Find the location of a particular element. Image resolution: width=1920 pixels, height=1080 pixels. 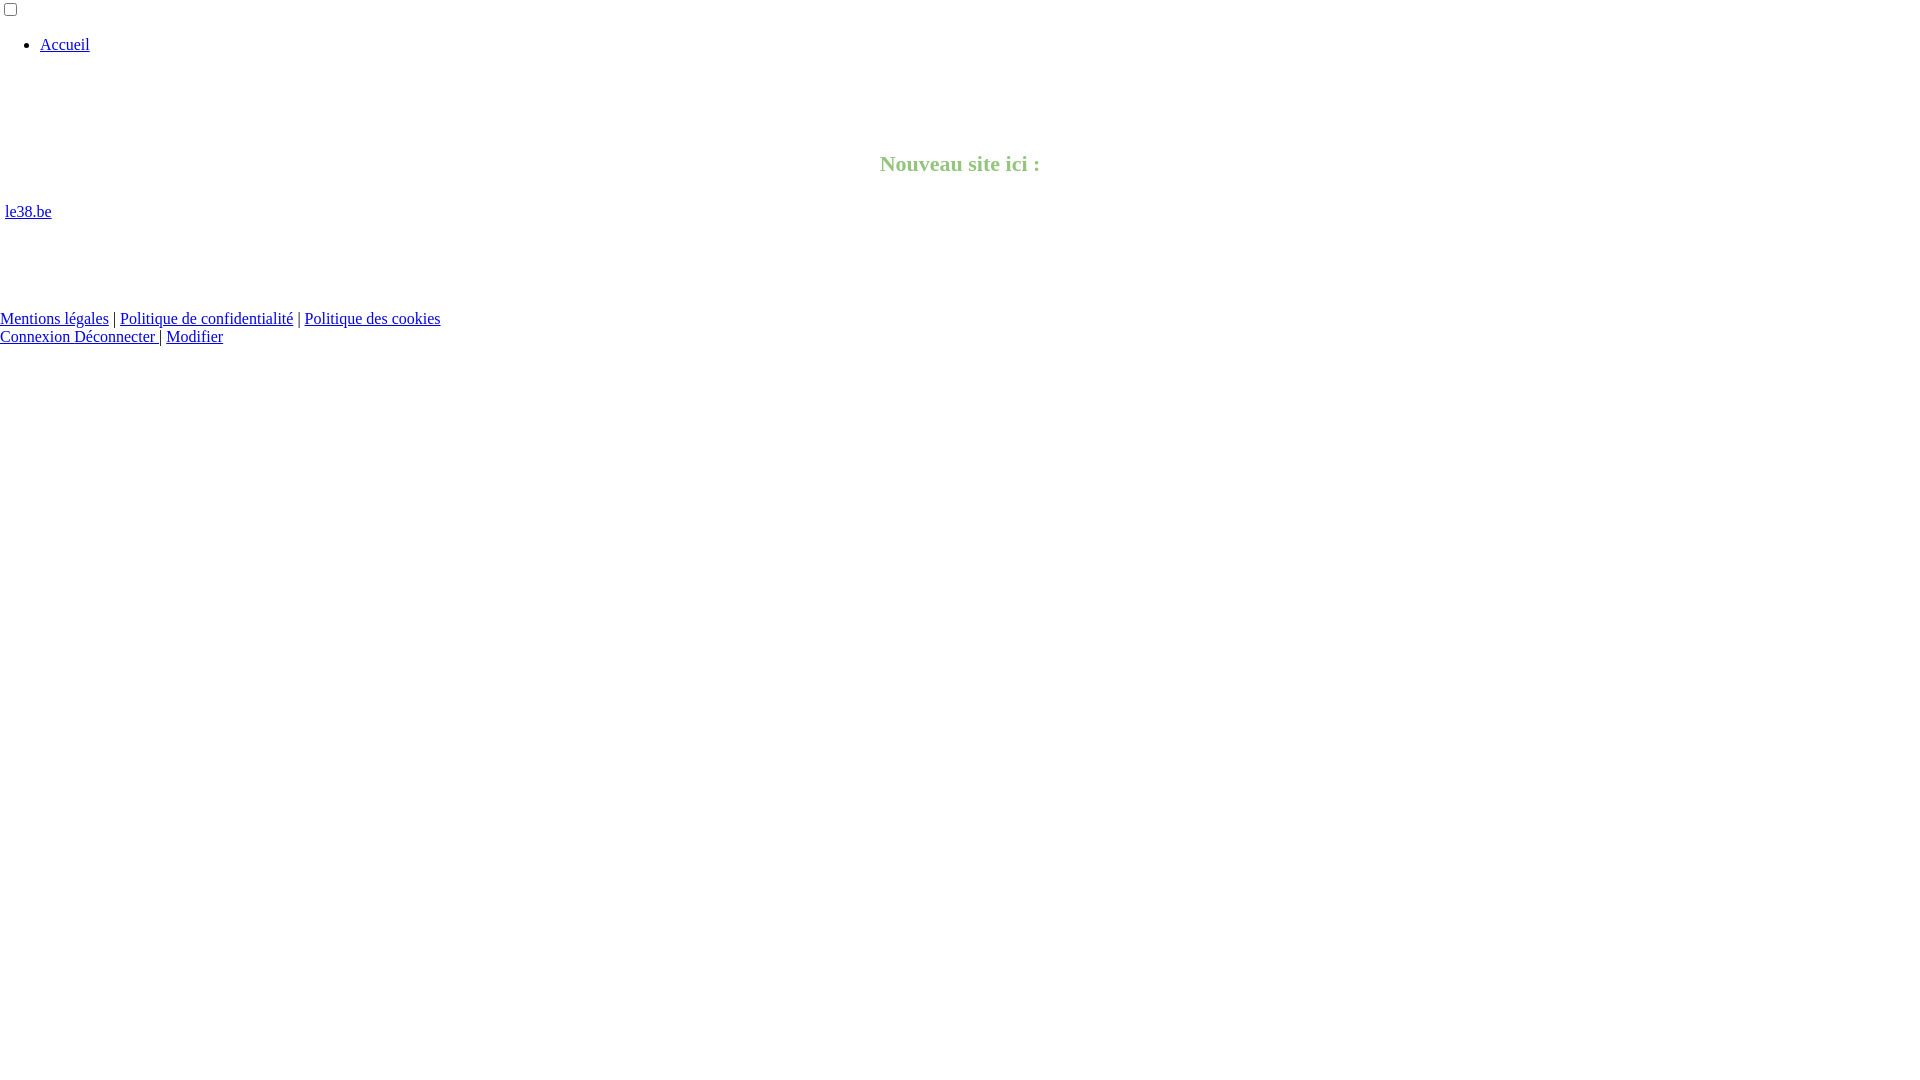

'Politique des cookies' is located at coordinates (373, 317).